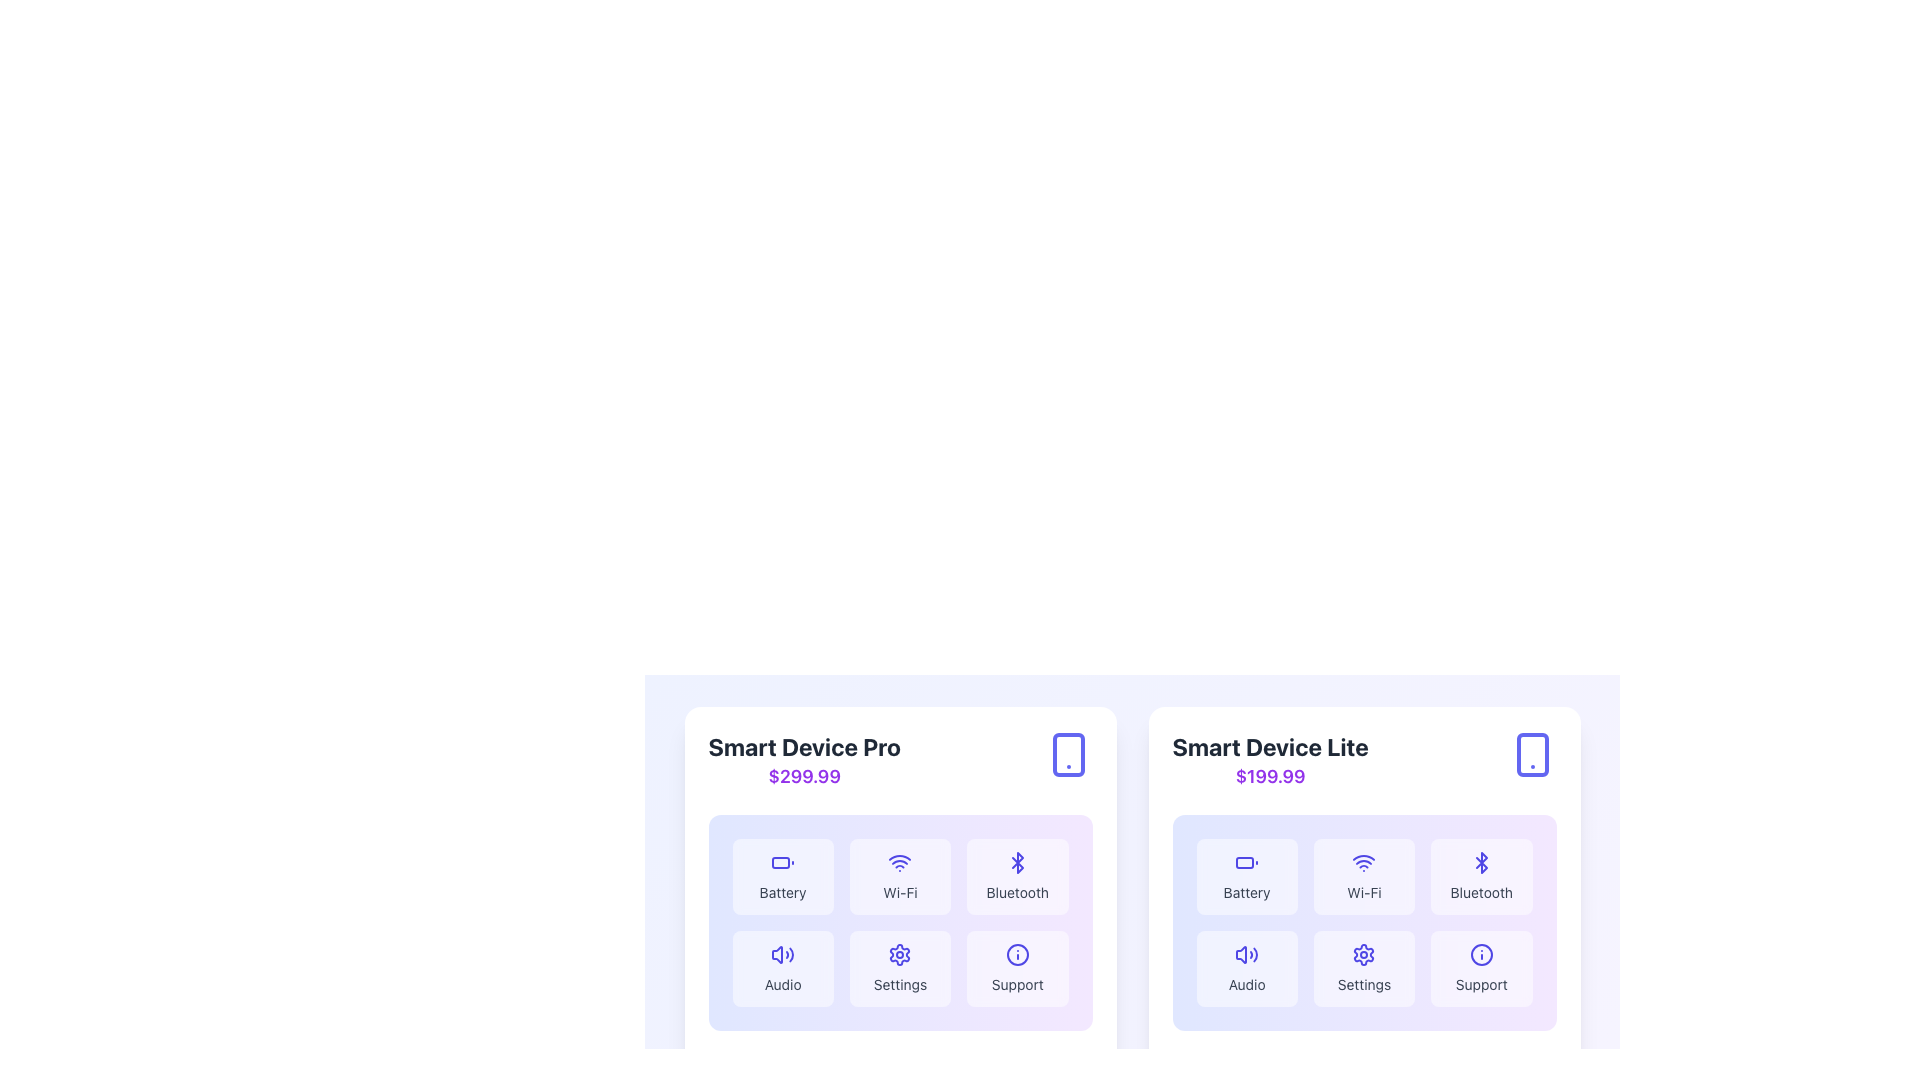  Describe the element at coordinates (1017, 954) in the screenshot. I see `the circular Information icon with a blue outline and background located in the lower-right corner of the 3x2 grid in the 'Support' section of the 'Smart Device Pro' interface` at that location.